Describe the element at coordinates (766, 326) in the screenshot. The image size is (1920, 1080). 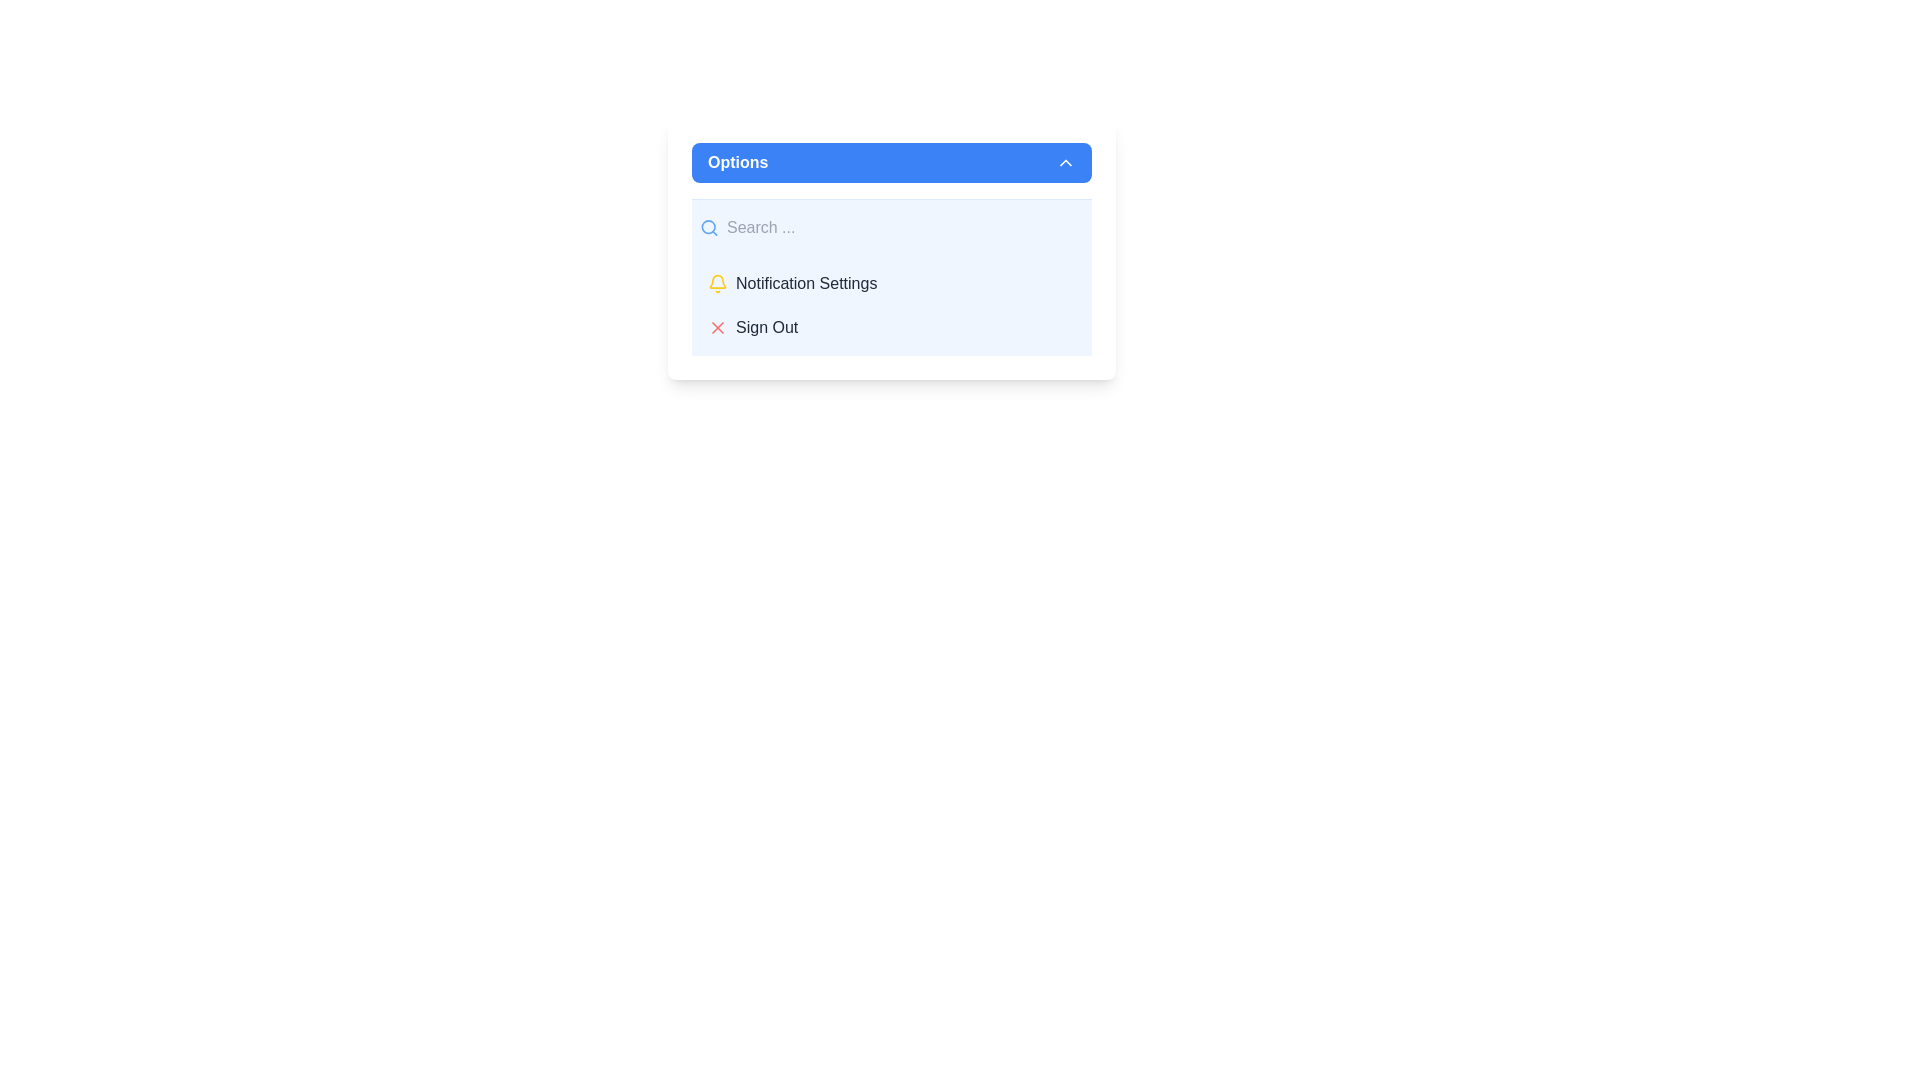
I see `the 'Sign Out' text label located in the lower section of the dropdown menu under the 'Options' title` at that location.